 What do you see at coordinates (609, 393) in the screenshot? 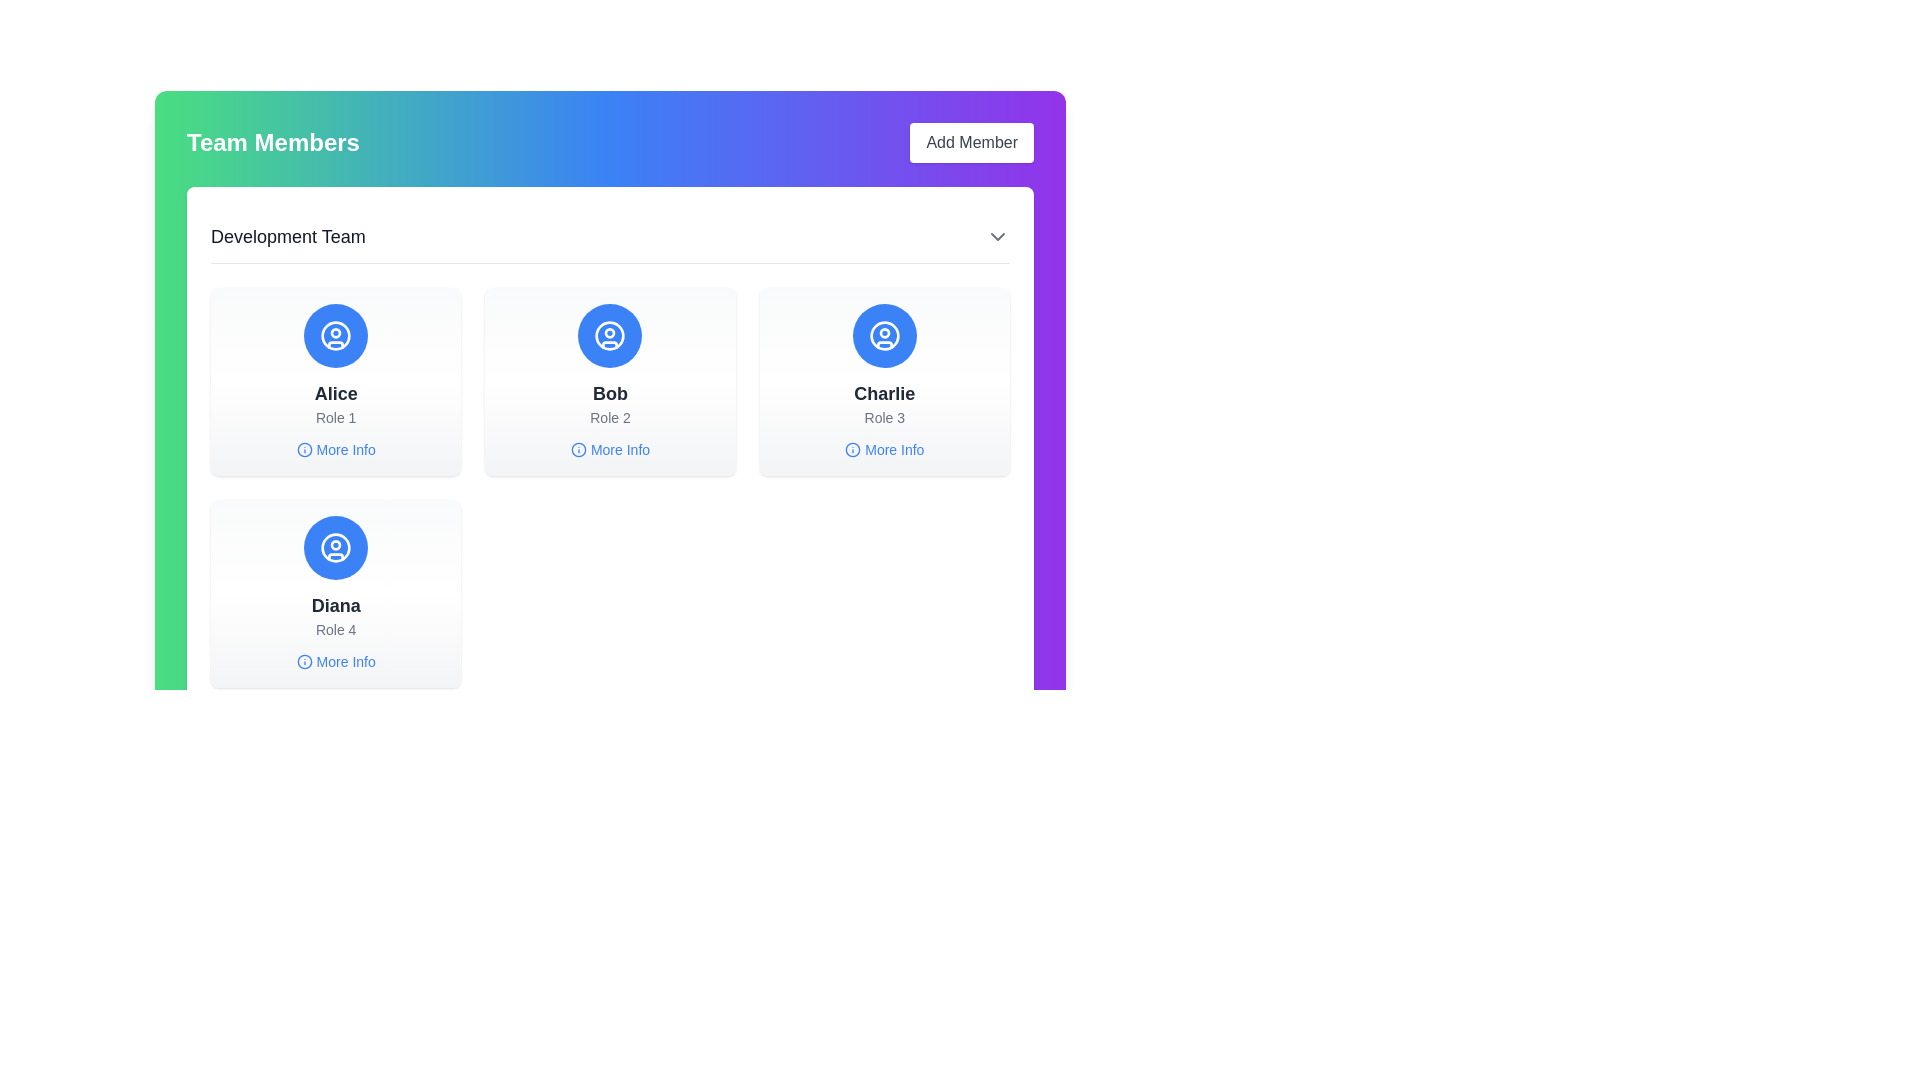
I see `the text label displaying 'Bob' in bold, dark gray font, located centrally within 'Bob's card' to bring up additional options or a context menu` at bounding box center [609, 393].